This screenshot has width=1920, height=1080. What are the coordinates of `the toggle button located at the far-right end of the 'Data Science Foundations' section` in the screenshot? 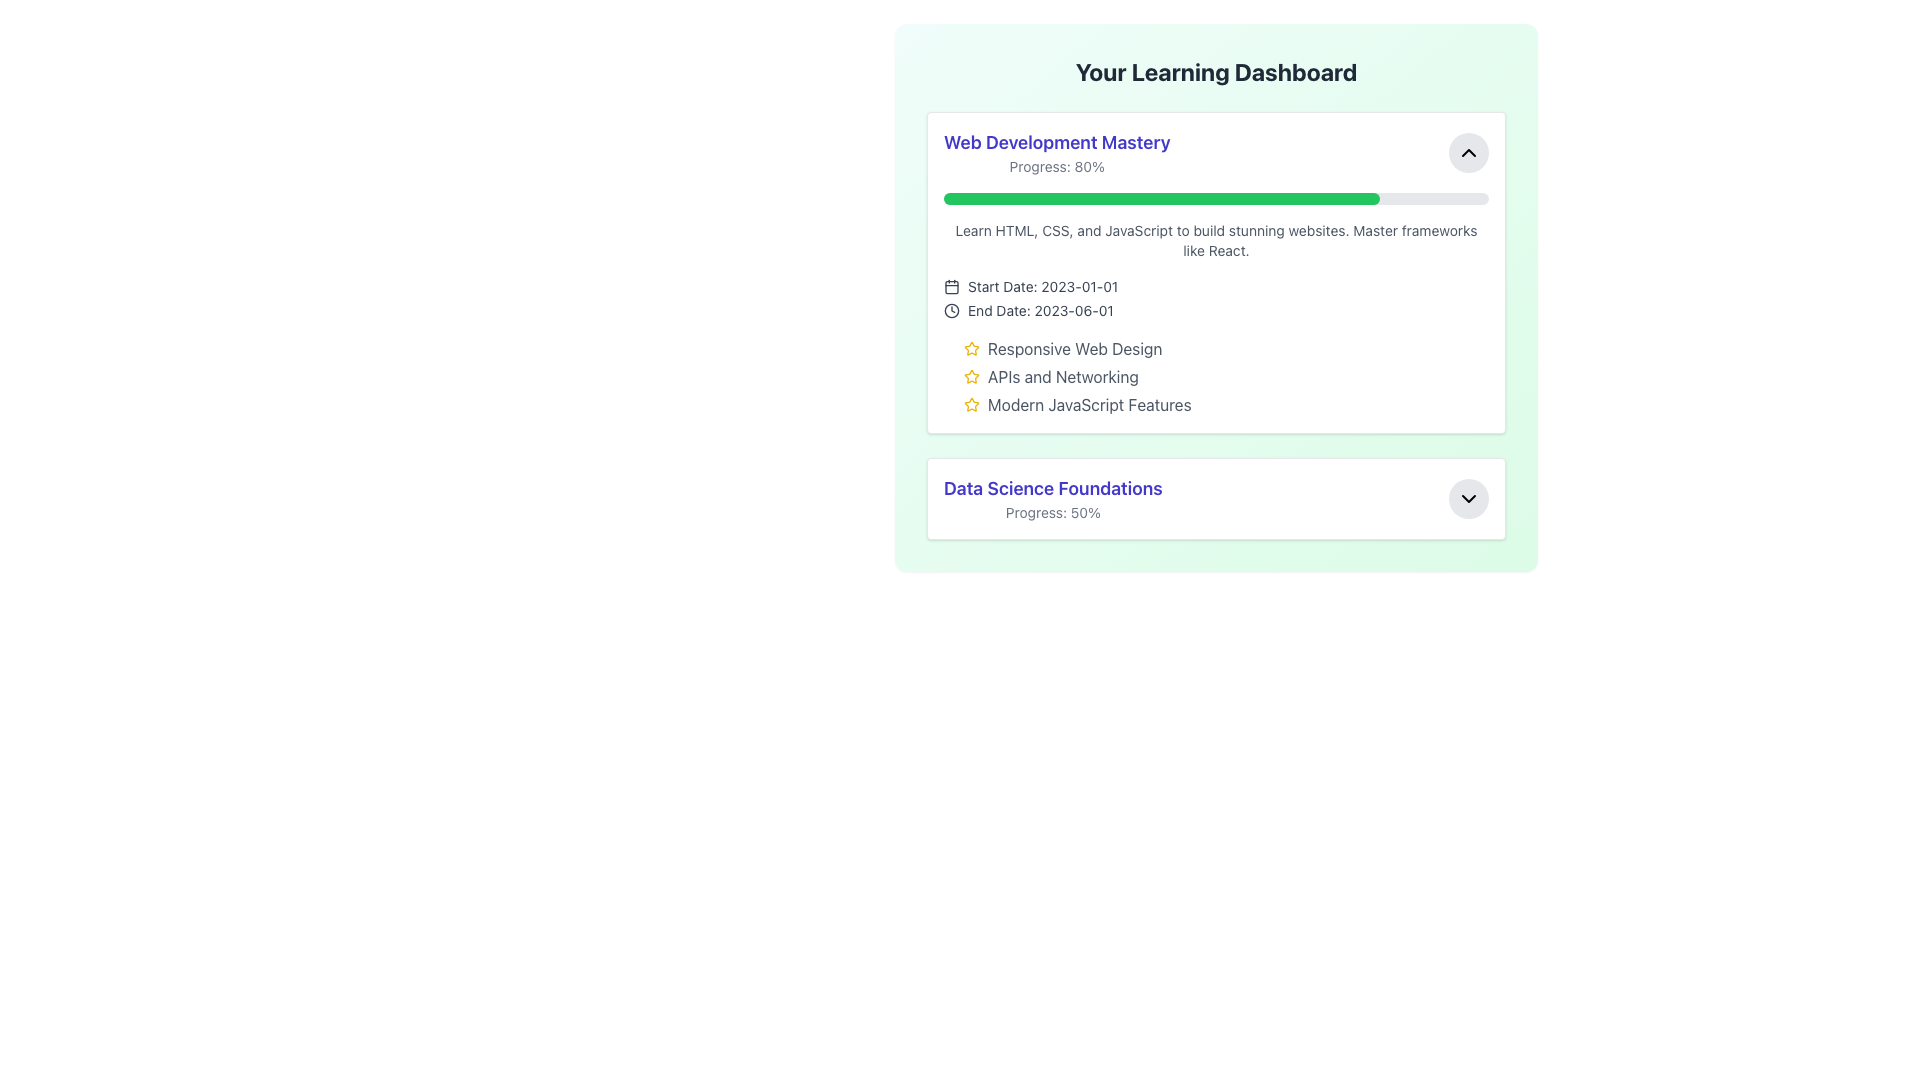 It's located at (1468, 497).